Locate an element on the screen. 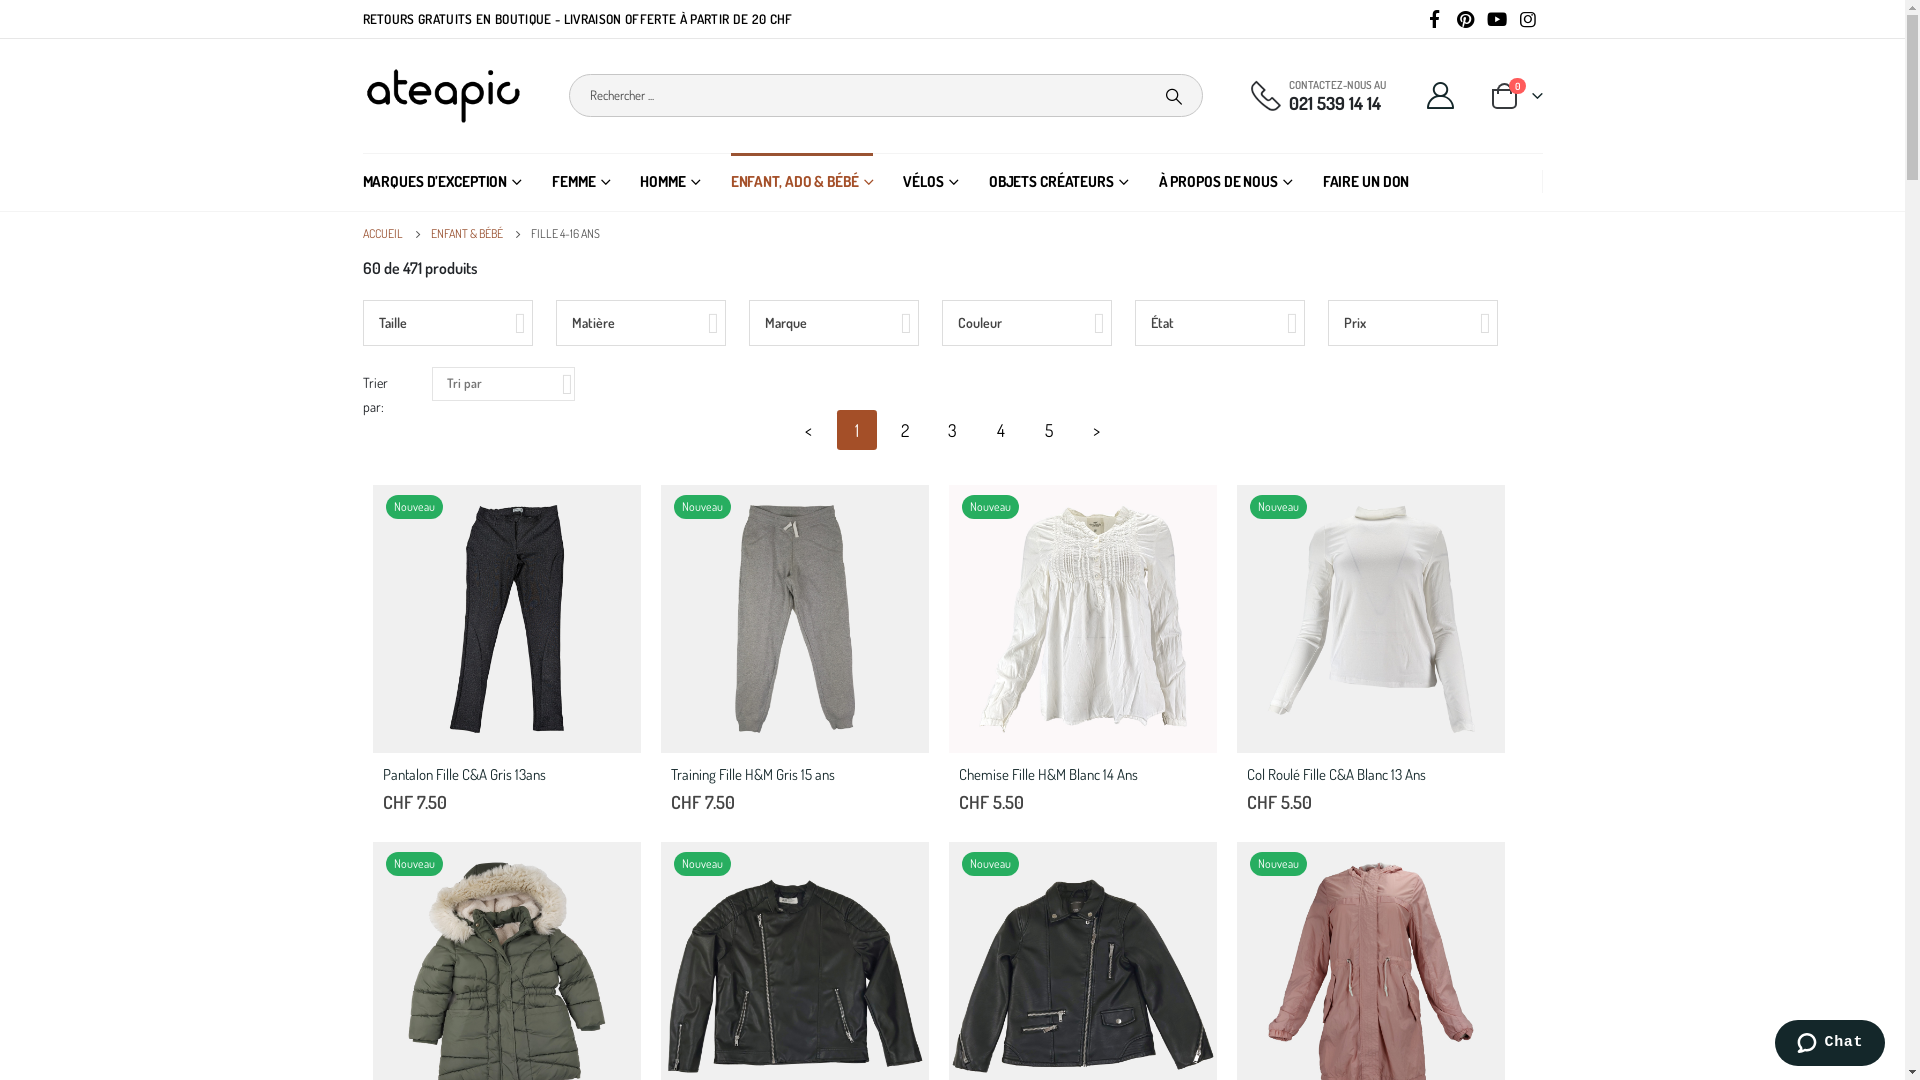 Image resolution: width=1920 pixels, height=1080 pixels. 'FAIRE UN DON' is located at coordinates (1365, 181).